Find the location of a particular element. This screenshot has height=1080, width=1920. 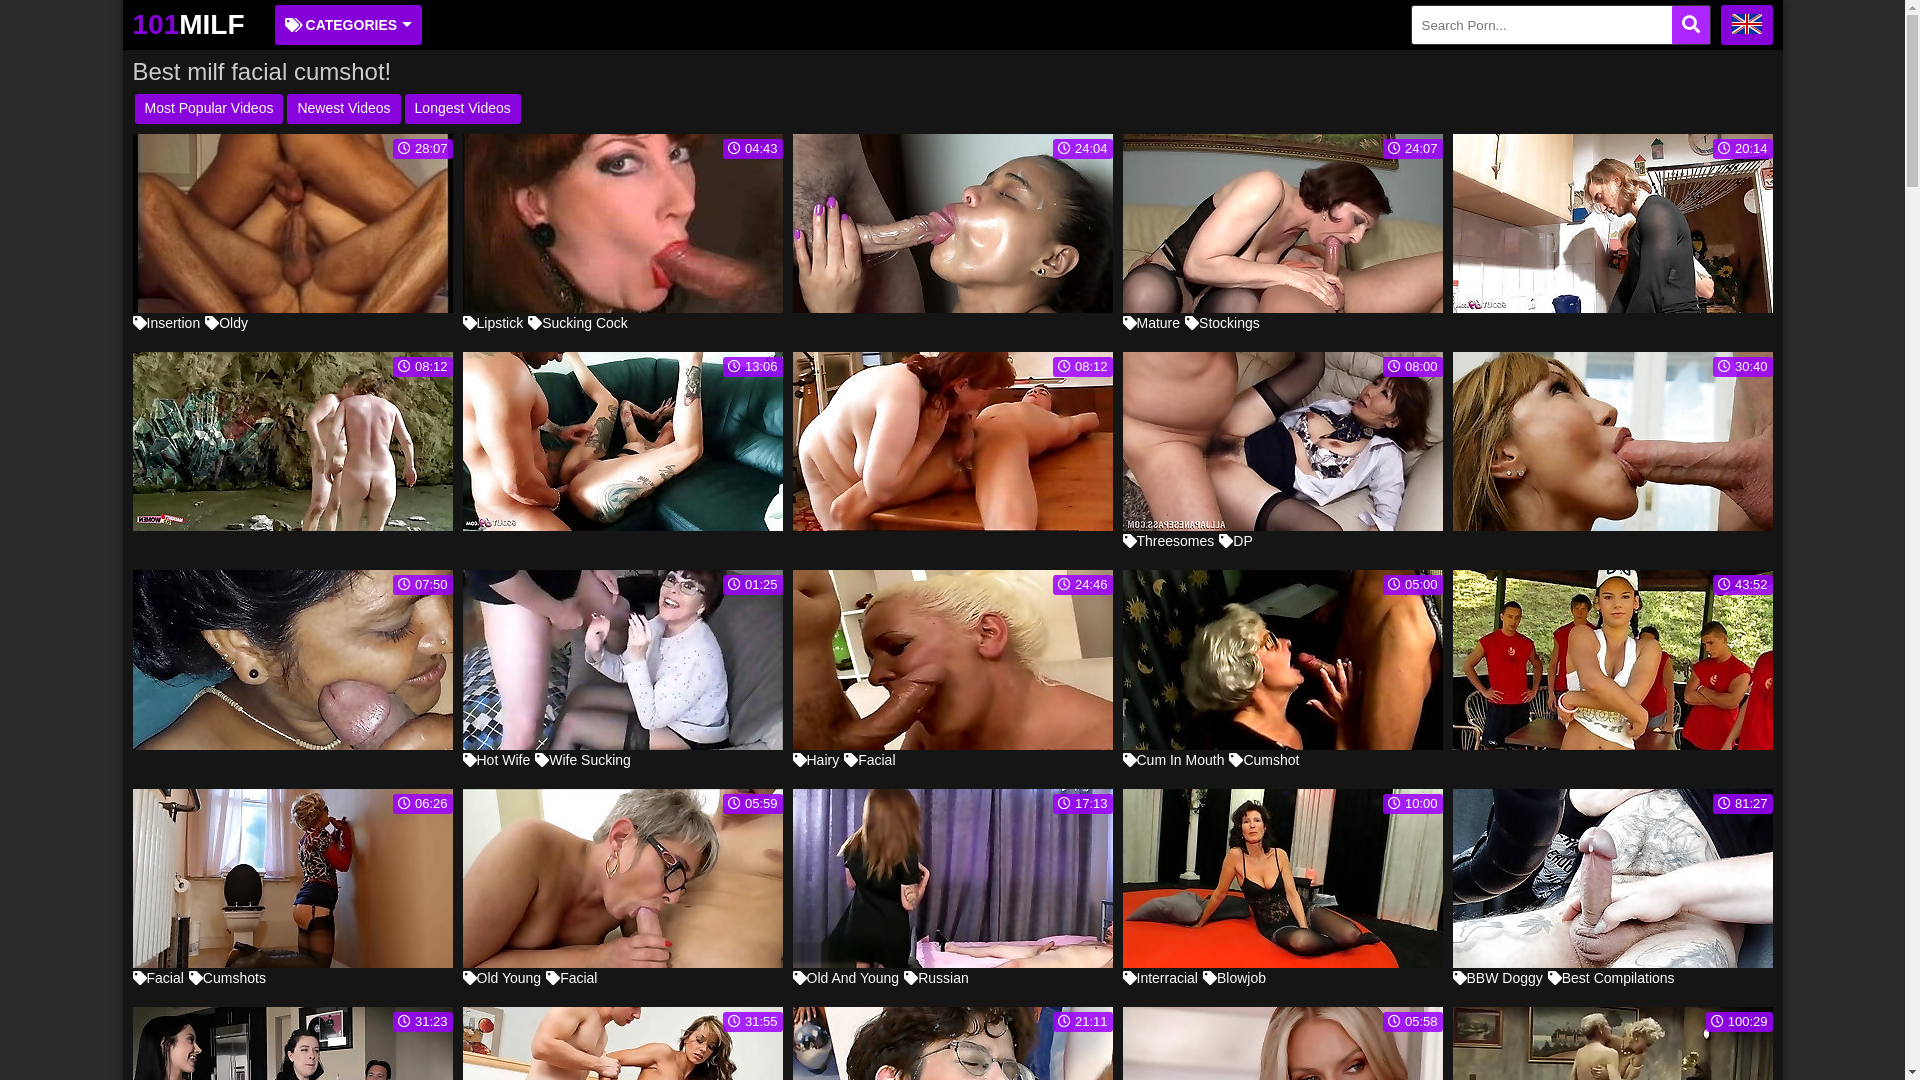

'Newest Videos' is located at coordinates (343, 108).